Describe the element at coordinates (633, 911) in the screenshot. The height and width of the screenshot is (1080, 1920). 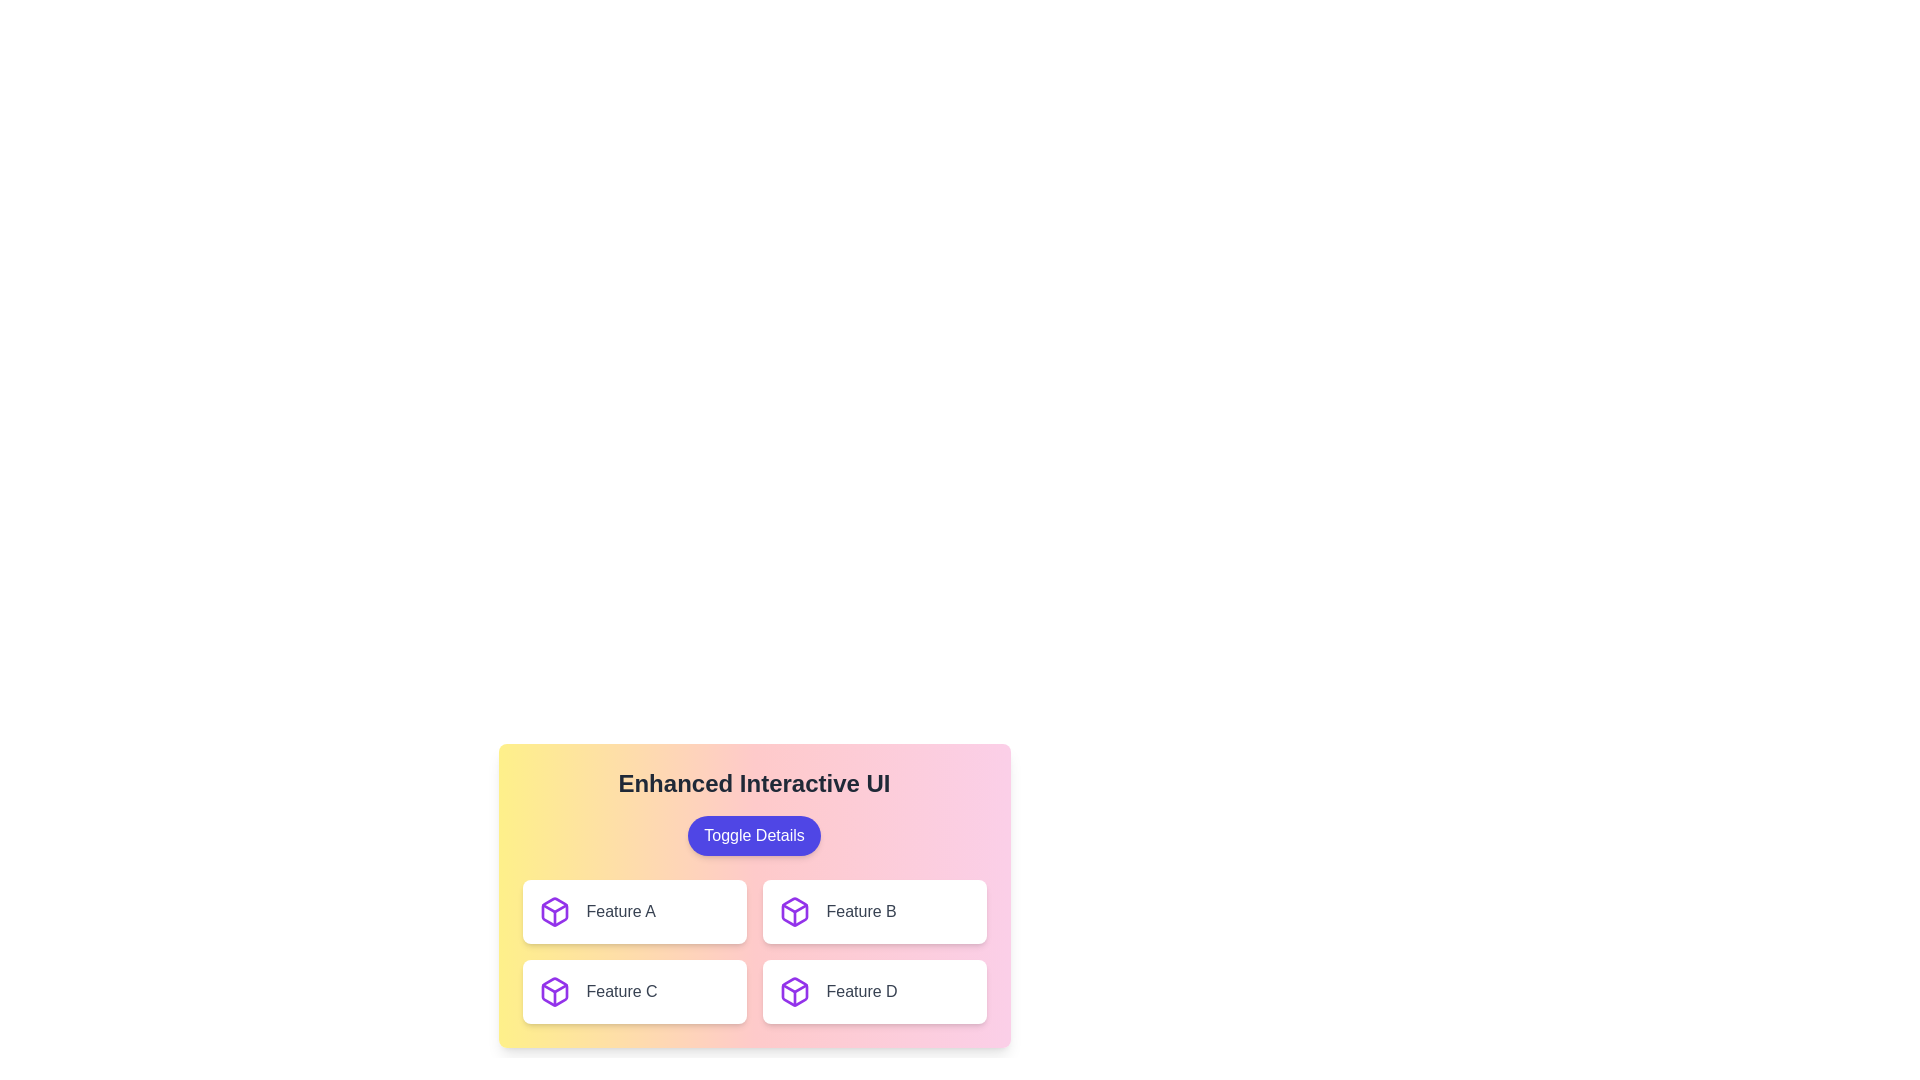
I see `the 'Feature A' card located in the top-left corner of the two-column grid` at that location.